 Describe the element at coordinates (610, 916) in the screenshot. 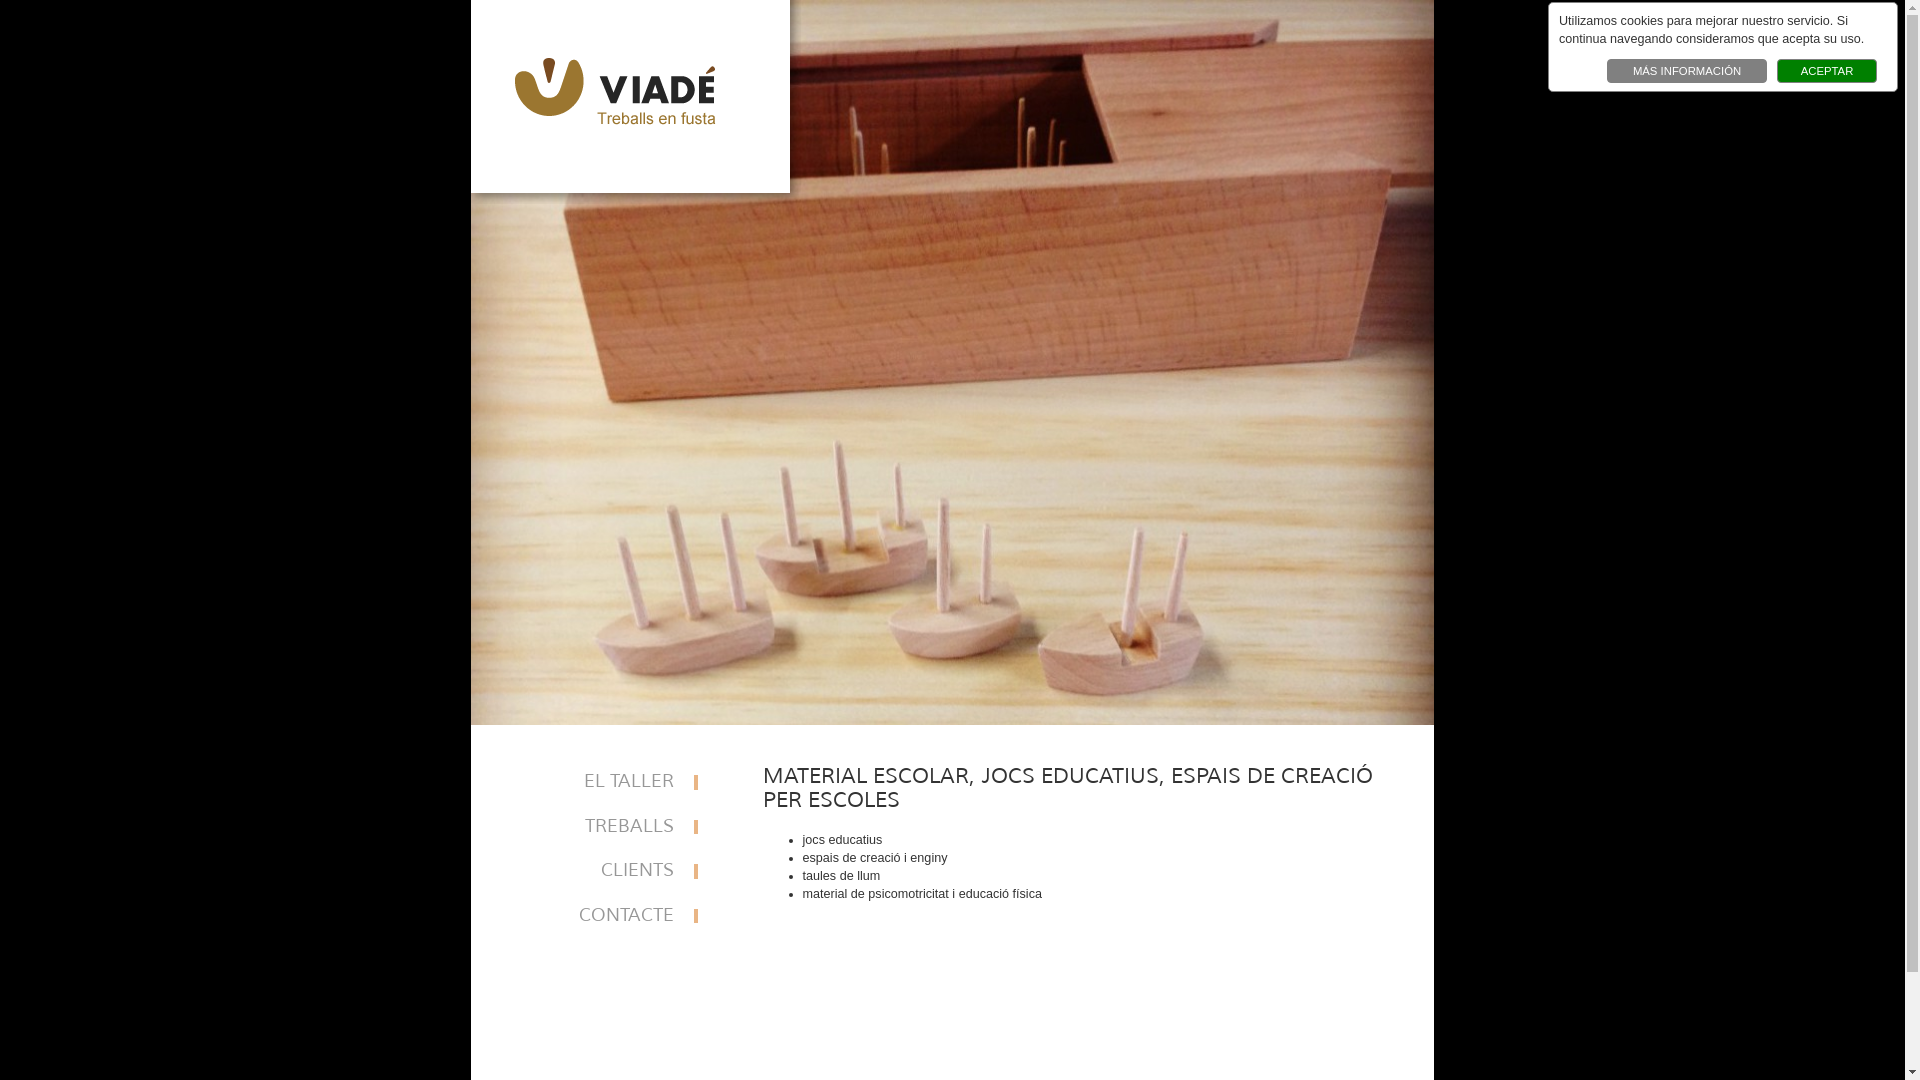

I see `'CONTACTE'` at that location.